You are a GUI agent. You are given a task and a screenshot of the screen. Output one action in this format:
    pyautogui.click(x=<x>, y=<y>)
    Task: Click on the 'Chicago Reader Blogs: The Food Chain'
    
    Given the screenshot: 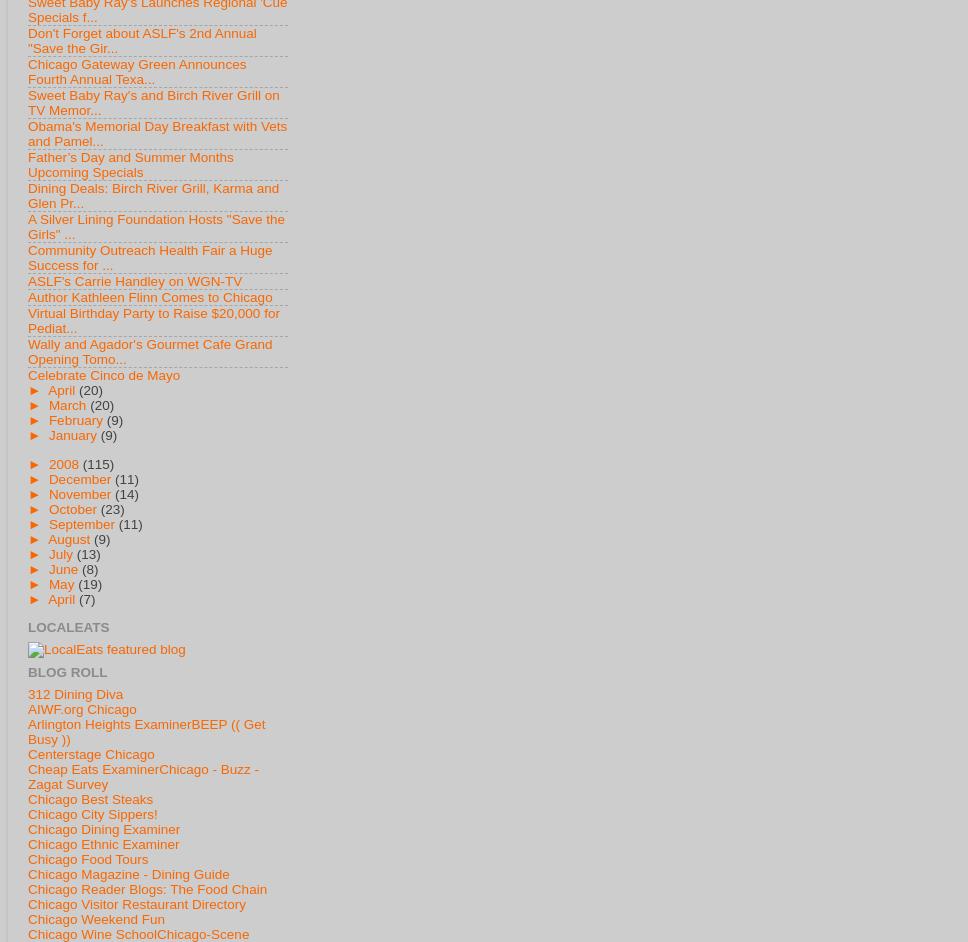 What is the action you would take?
    pyautogui.click(x=146, y=888)
    